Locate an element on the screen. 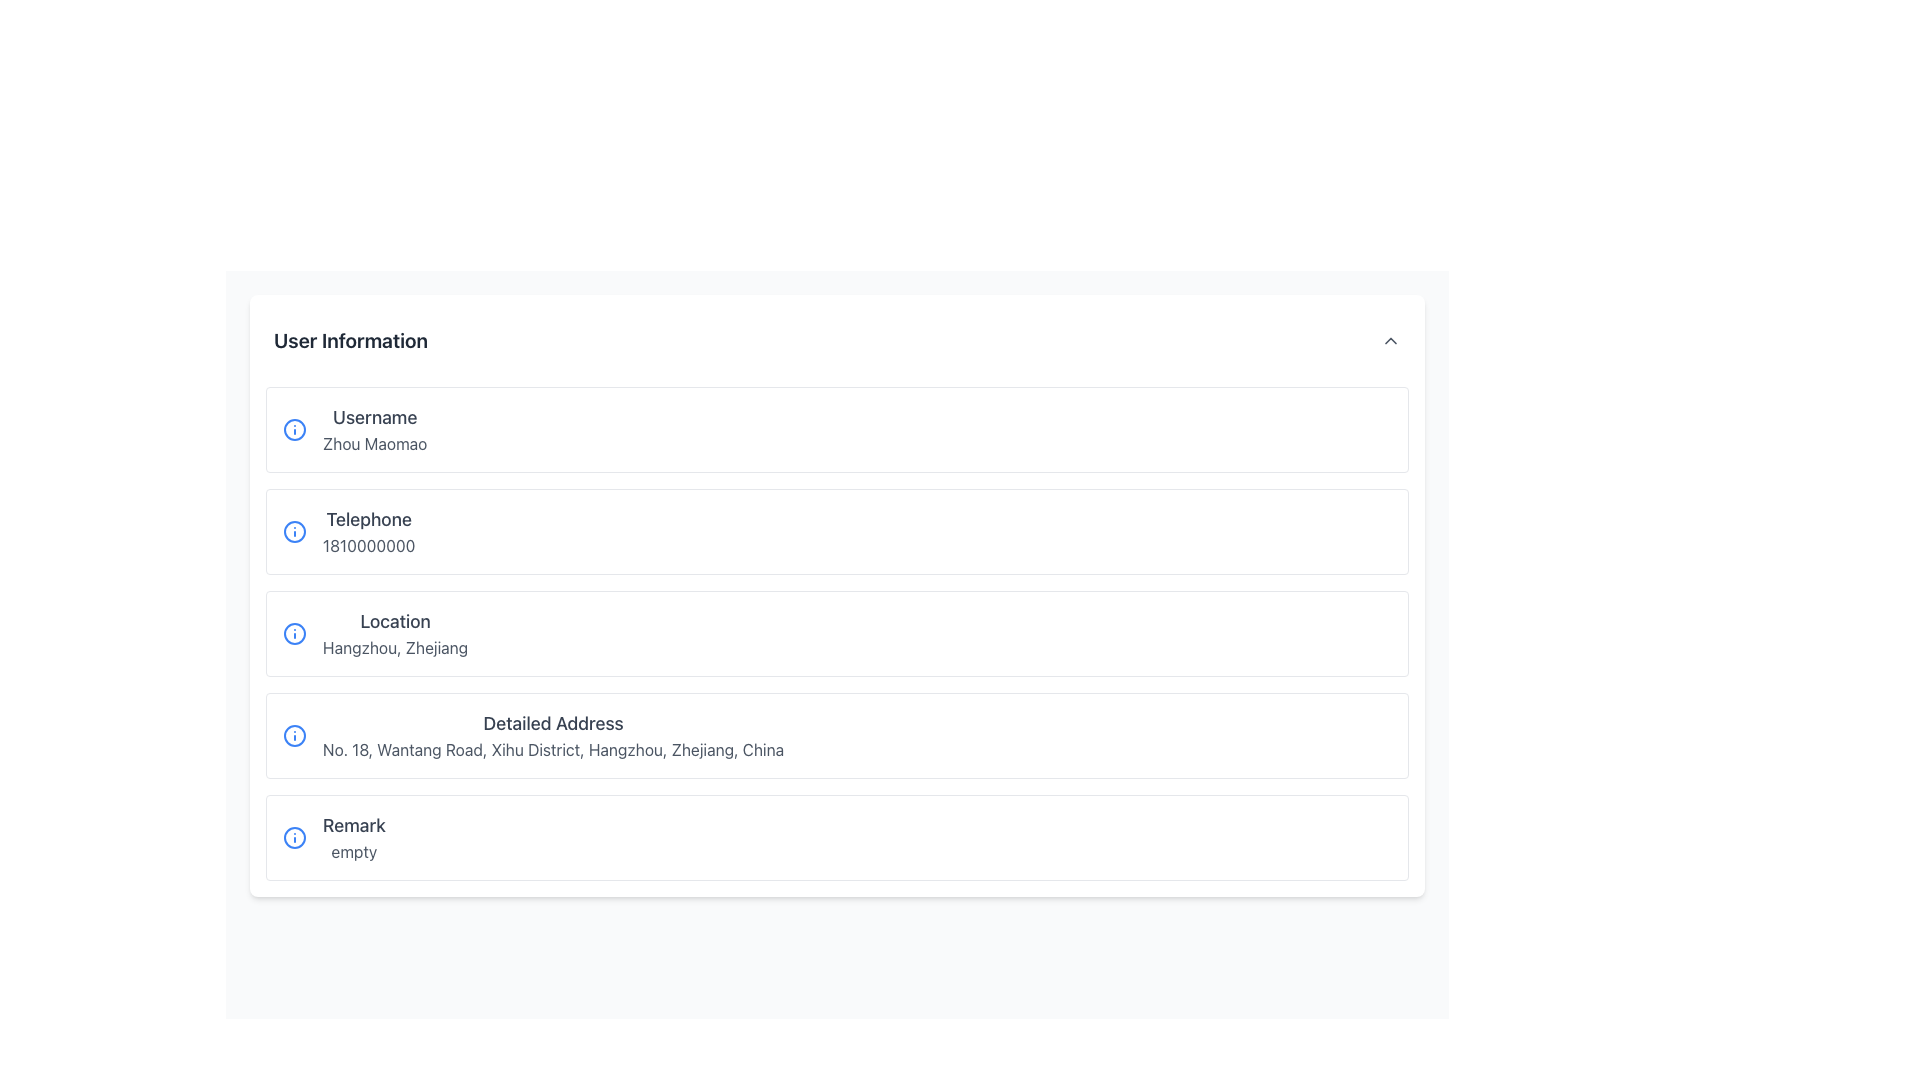  the outer circular component of the information icon located to the left of the 'Remark' section in the 'User Information' card is located at coordinates (293, 837).